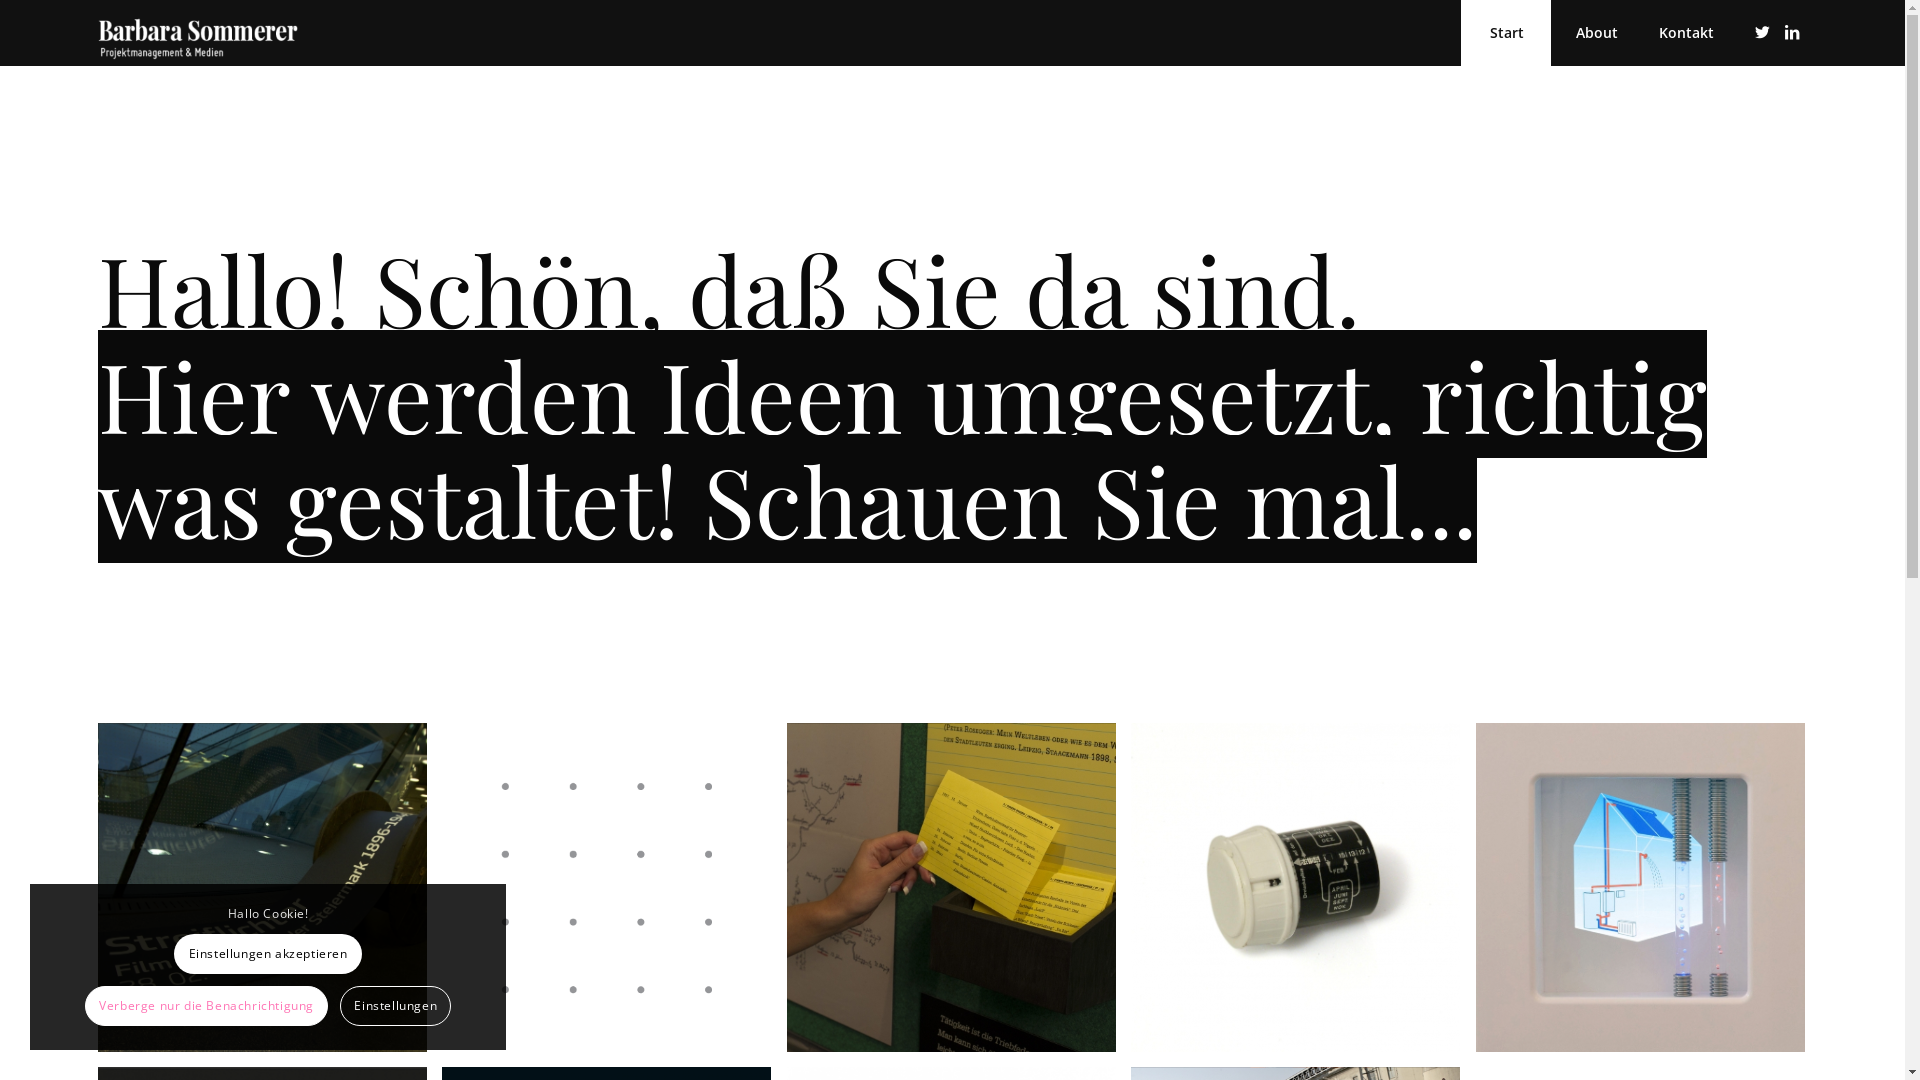 The height and width of the screenshot is (1080, 1920). What do you see at coordinates (206, 1006) in the screenshot?
I see `'Verberge nur die Benachrichtigung'` at bounding box center [206, 1006].